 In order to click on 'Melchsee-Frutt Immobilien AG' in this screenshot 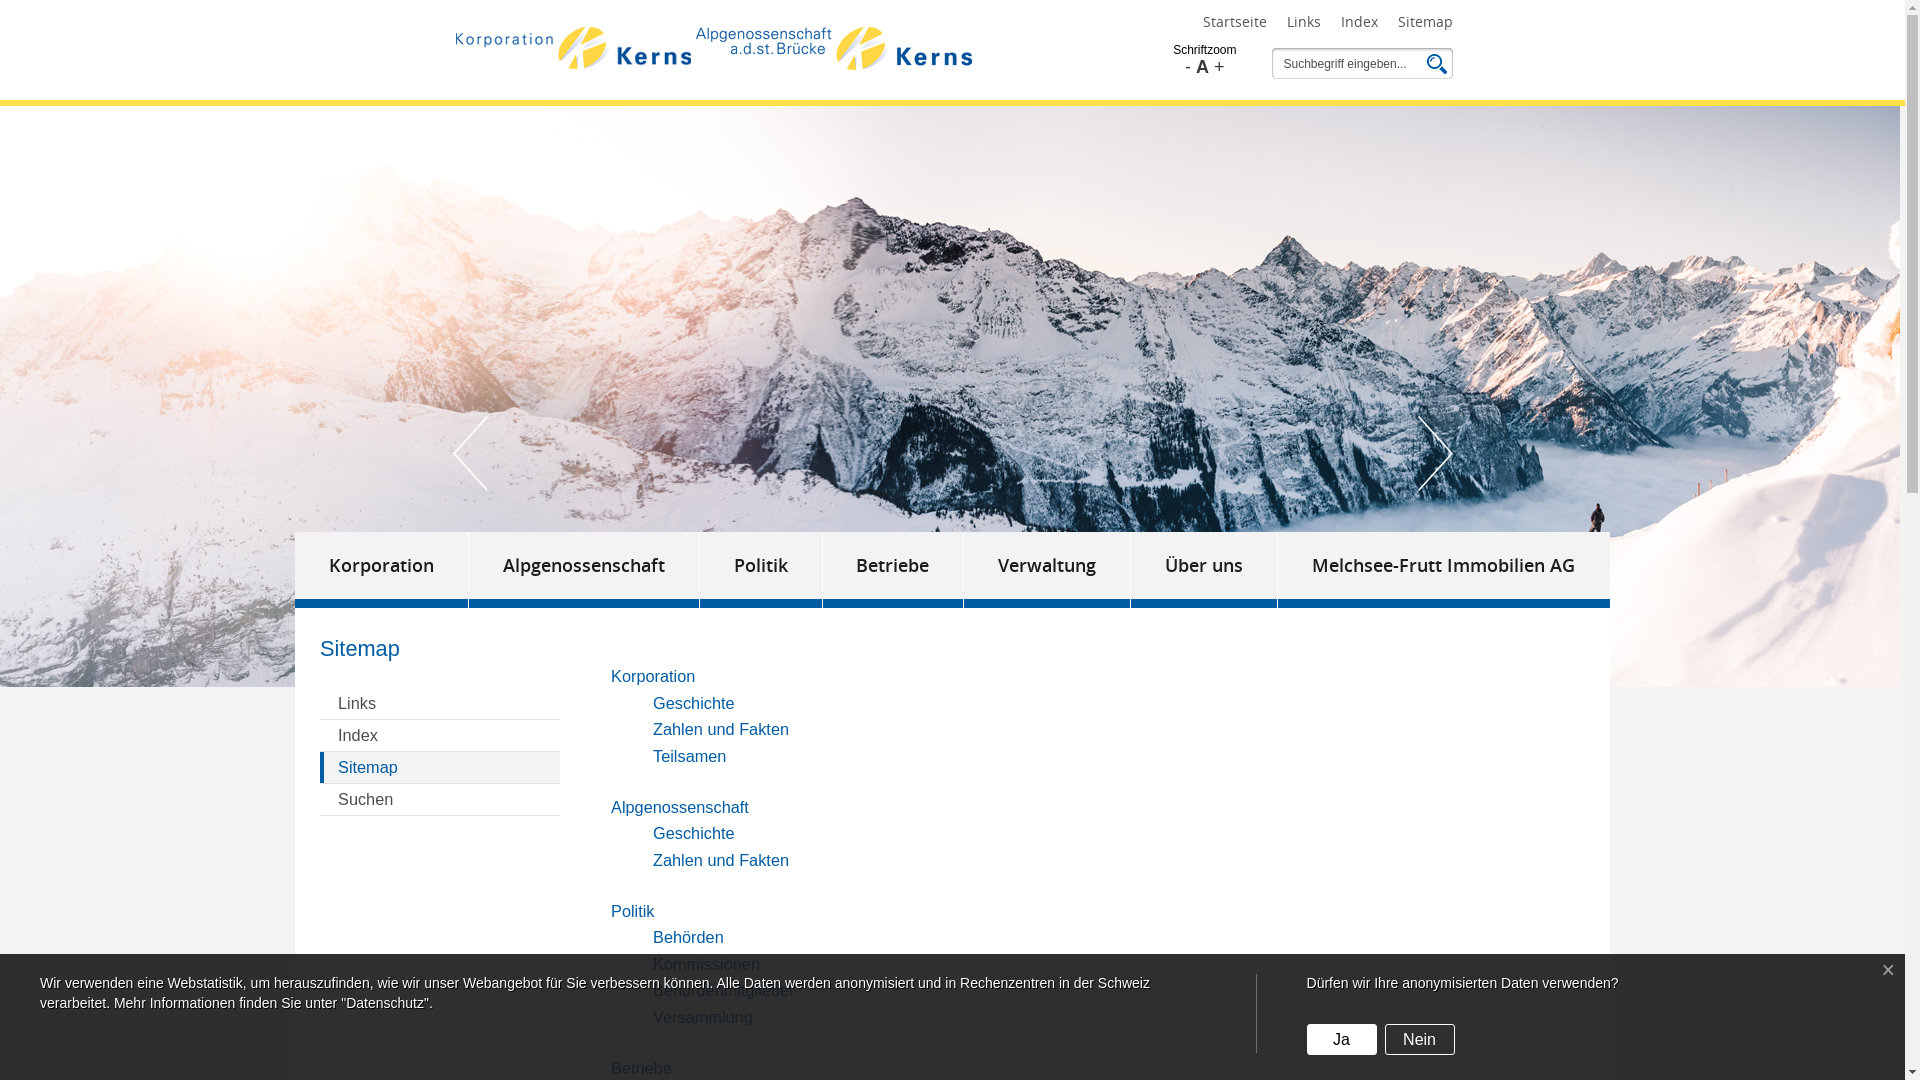, I will do `click(1444, 570)`.